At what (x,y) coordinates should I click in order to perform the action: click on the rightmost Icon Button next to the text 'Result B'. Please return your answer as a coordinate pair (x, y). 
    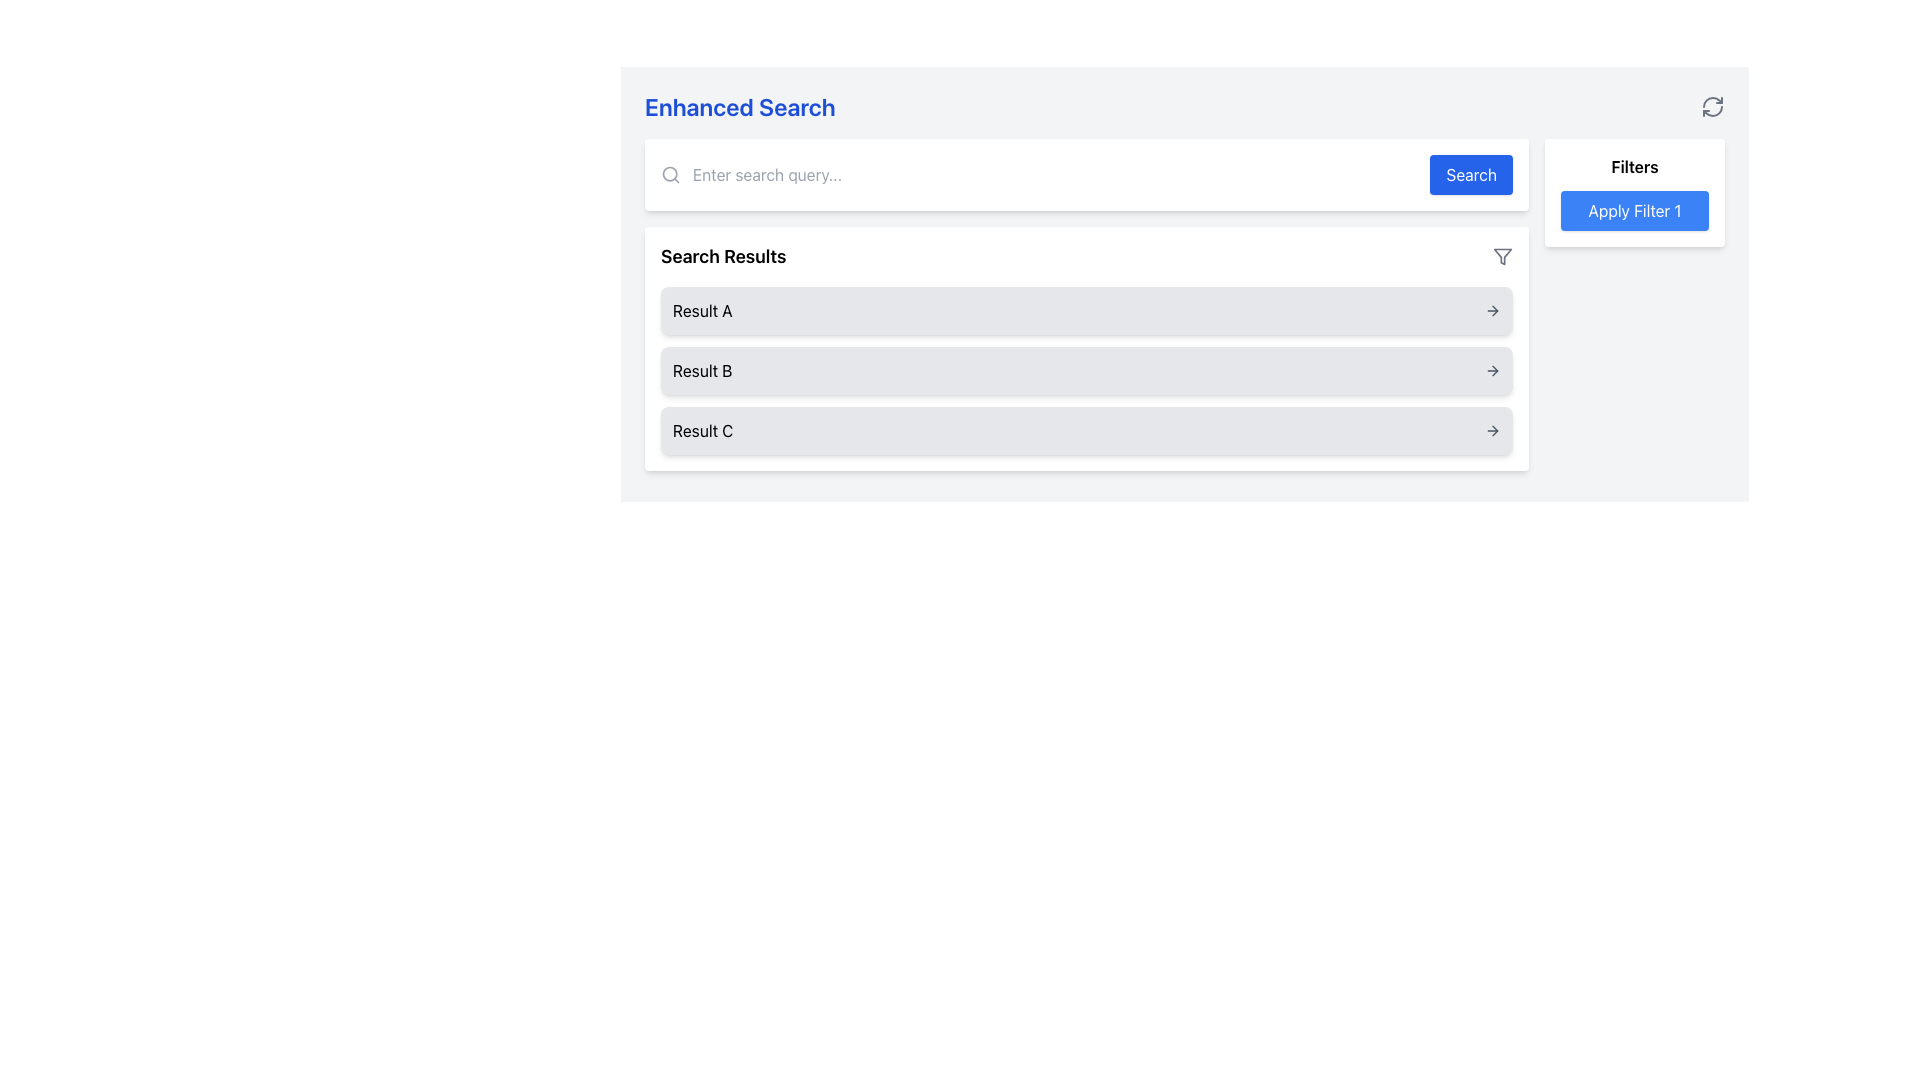
    Looking at the image, I should click on (1492, 370).